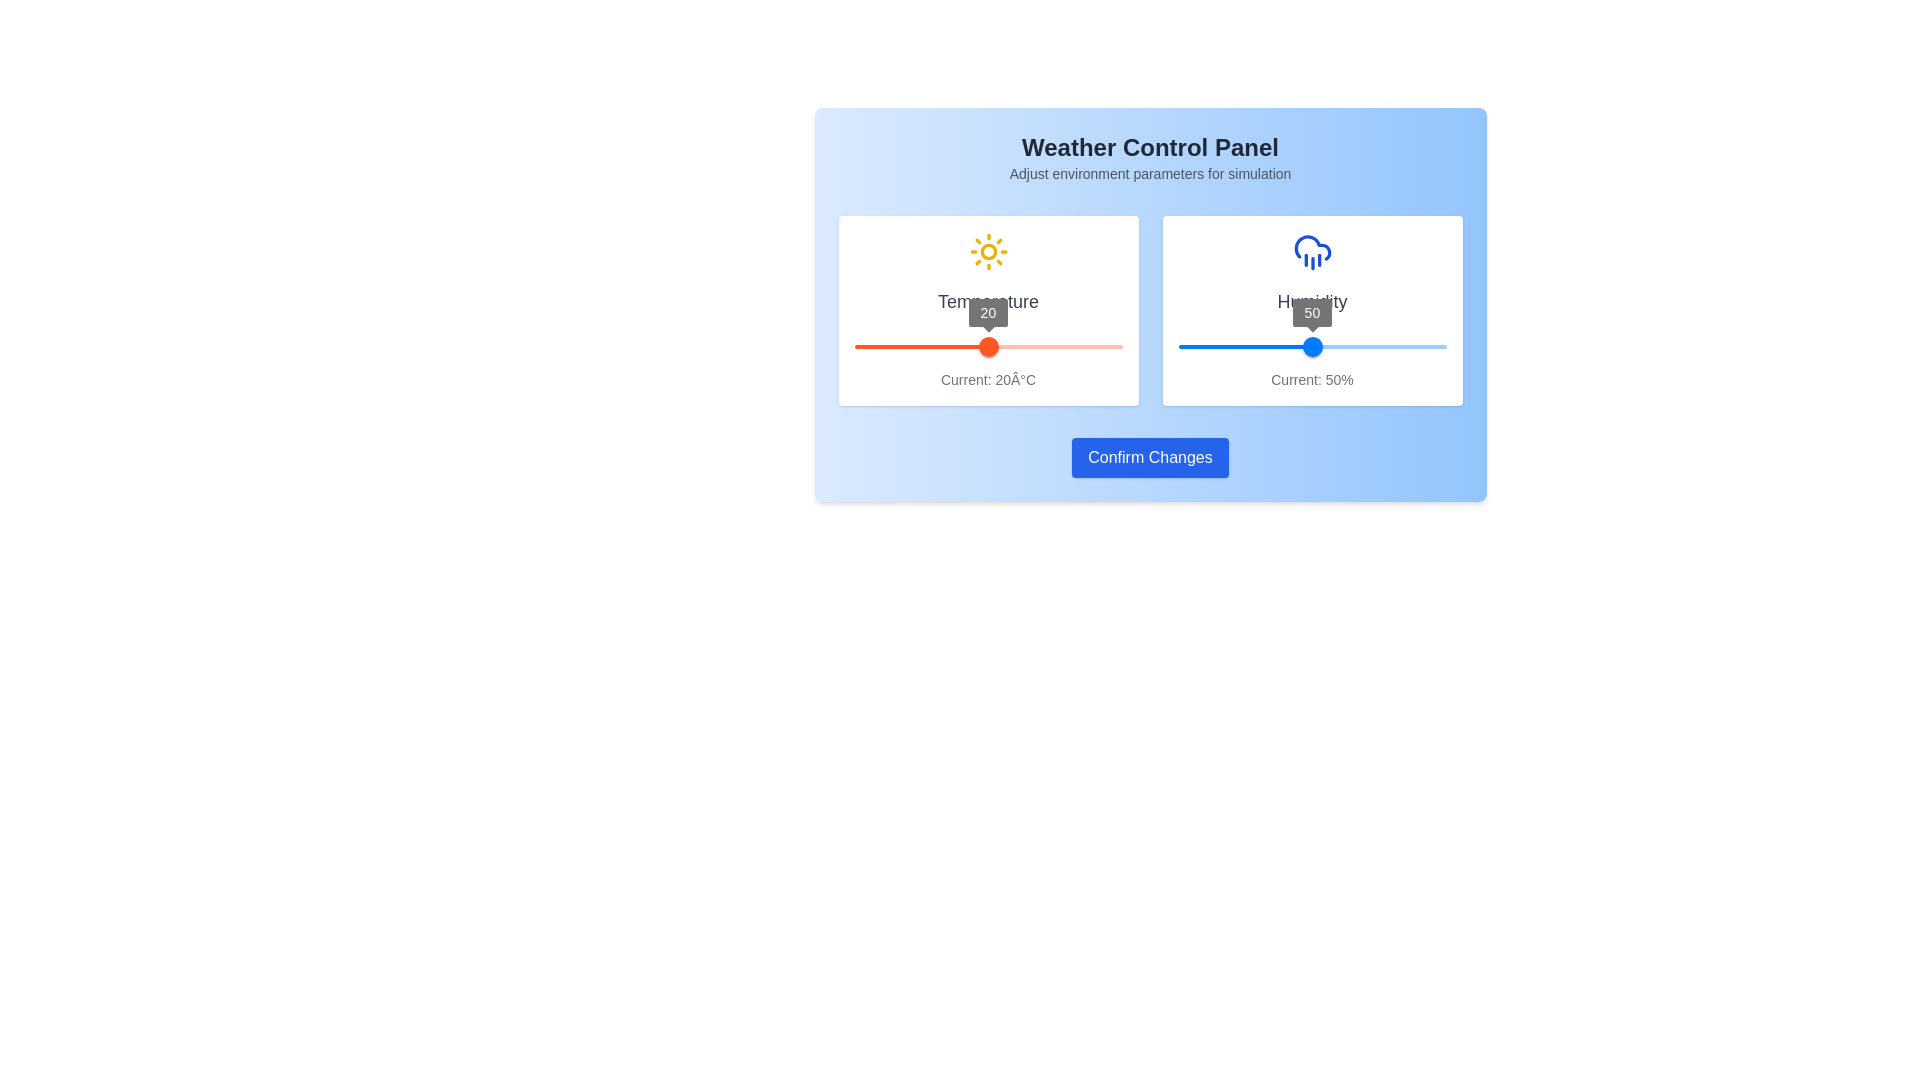 This screenshot has height=1080, width=1920. I want to click on humidity, so click(1224, 346).